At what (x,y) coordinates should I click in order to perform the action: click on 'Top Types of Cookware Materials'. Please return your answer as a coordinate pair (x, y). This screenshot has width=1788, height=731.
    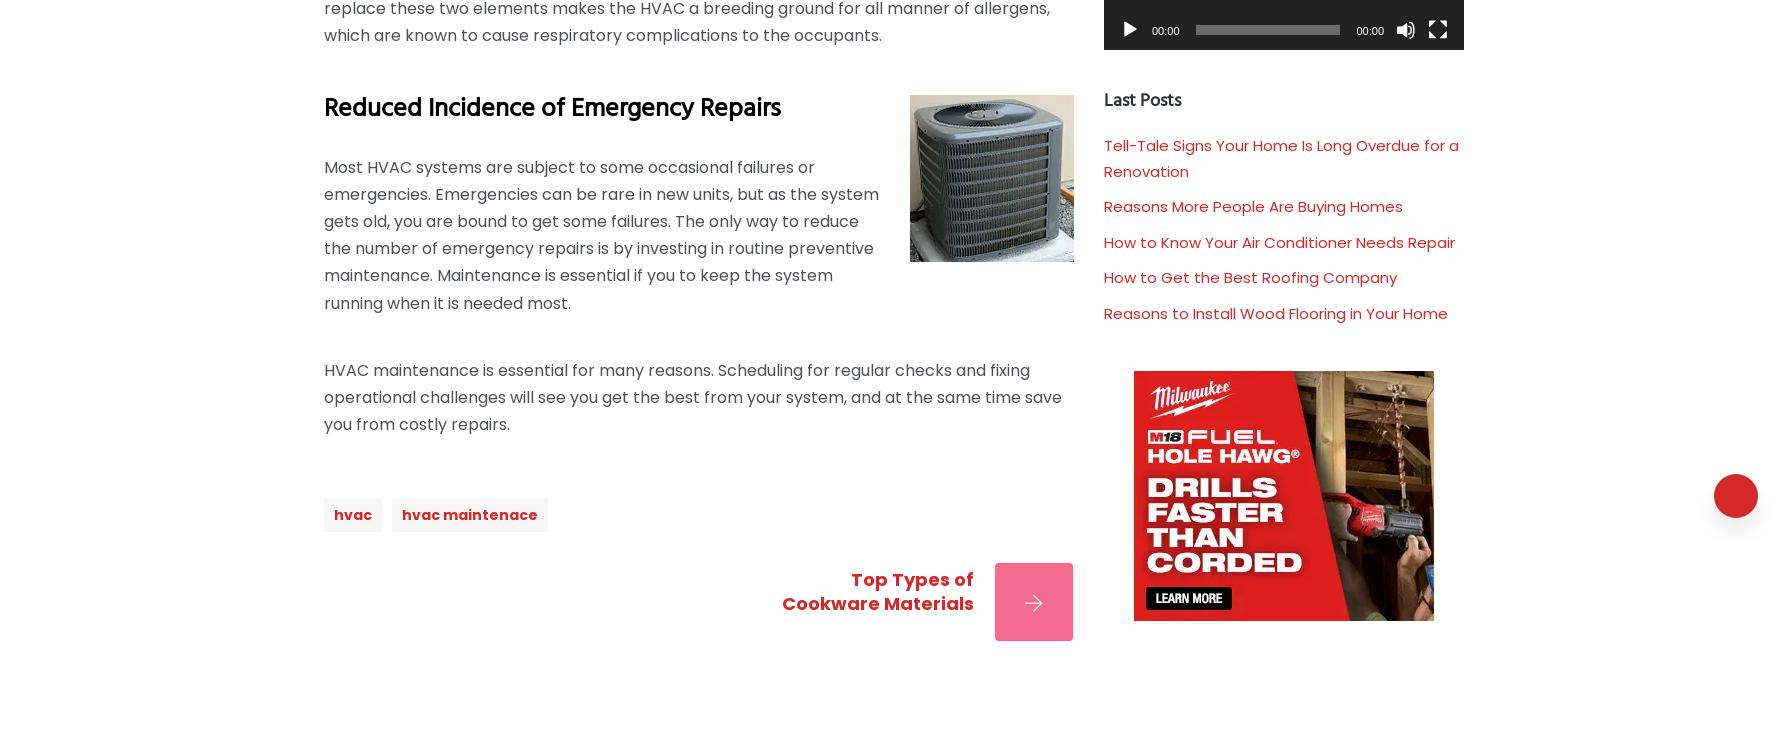
    Looking at the image, I should click on (781, 590).